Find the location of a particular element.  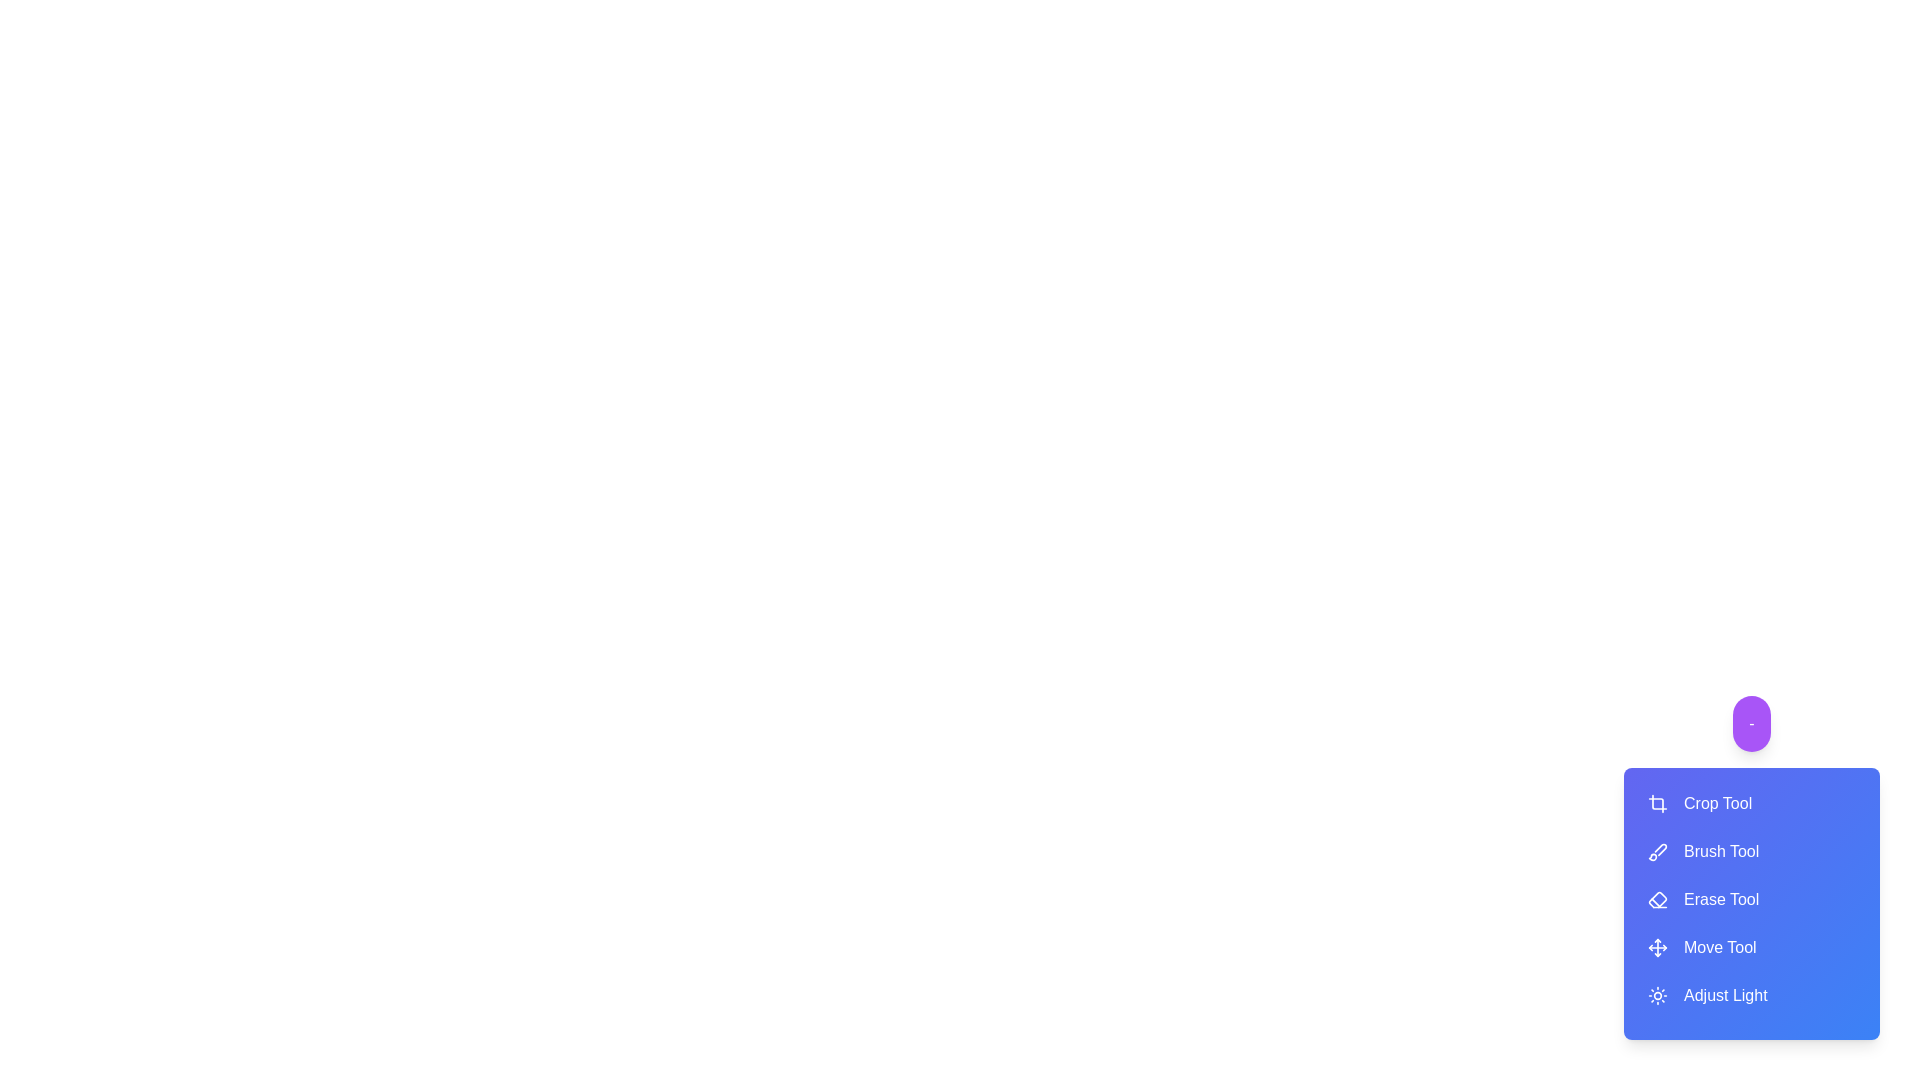

the 'Move Tool' icon located to the immediate left of the label 'Move Tool' in the bottom-right section of the menu is located at coordinates (1657, 947).